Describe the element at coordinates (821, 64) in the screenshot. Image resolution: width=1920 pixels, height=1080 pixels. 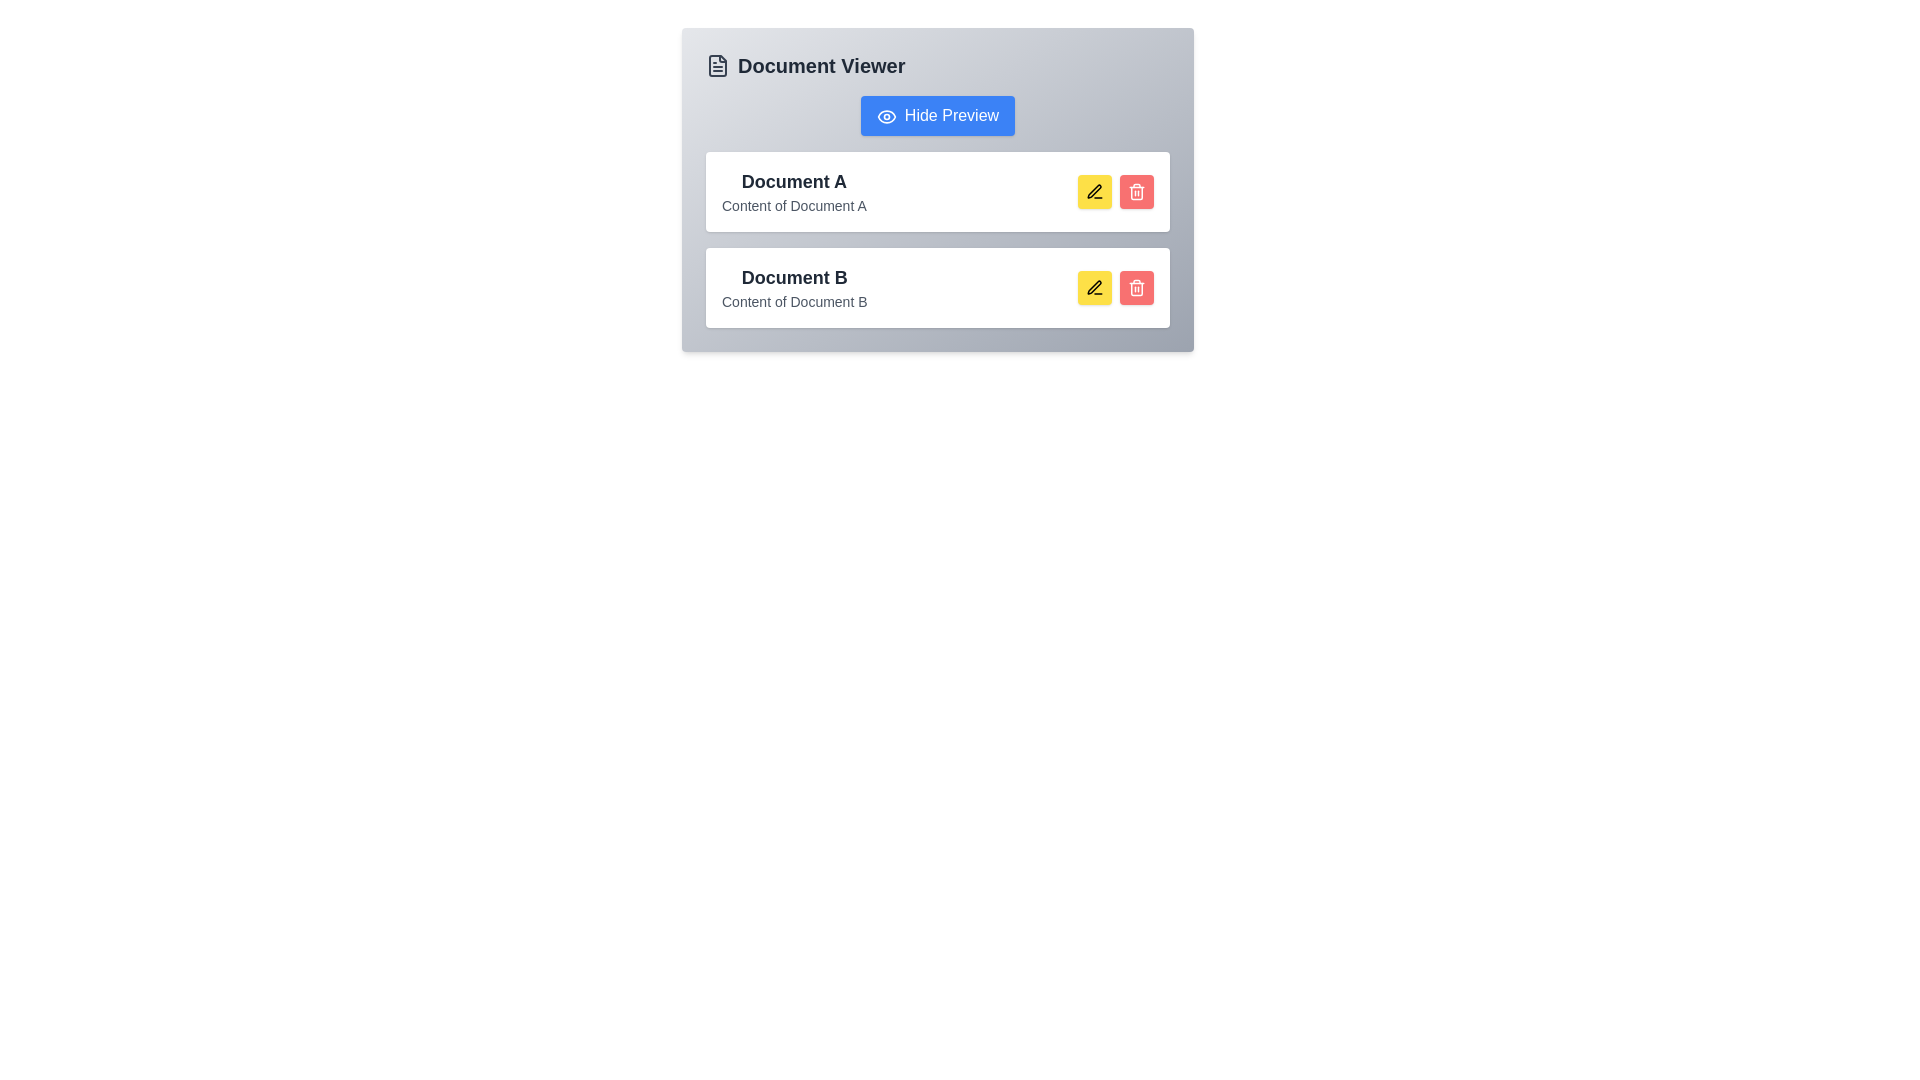
I see `the bold, large-sized text label reading 'Document Viewer' at the top of the document management interface` at that location.